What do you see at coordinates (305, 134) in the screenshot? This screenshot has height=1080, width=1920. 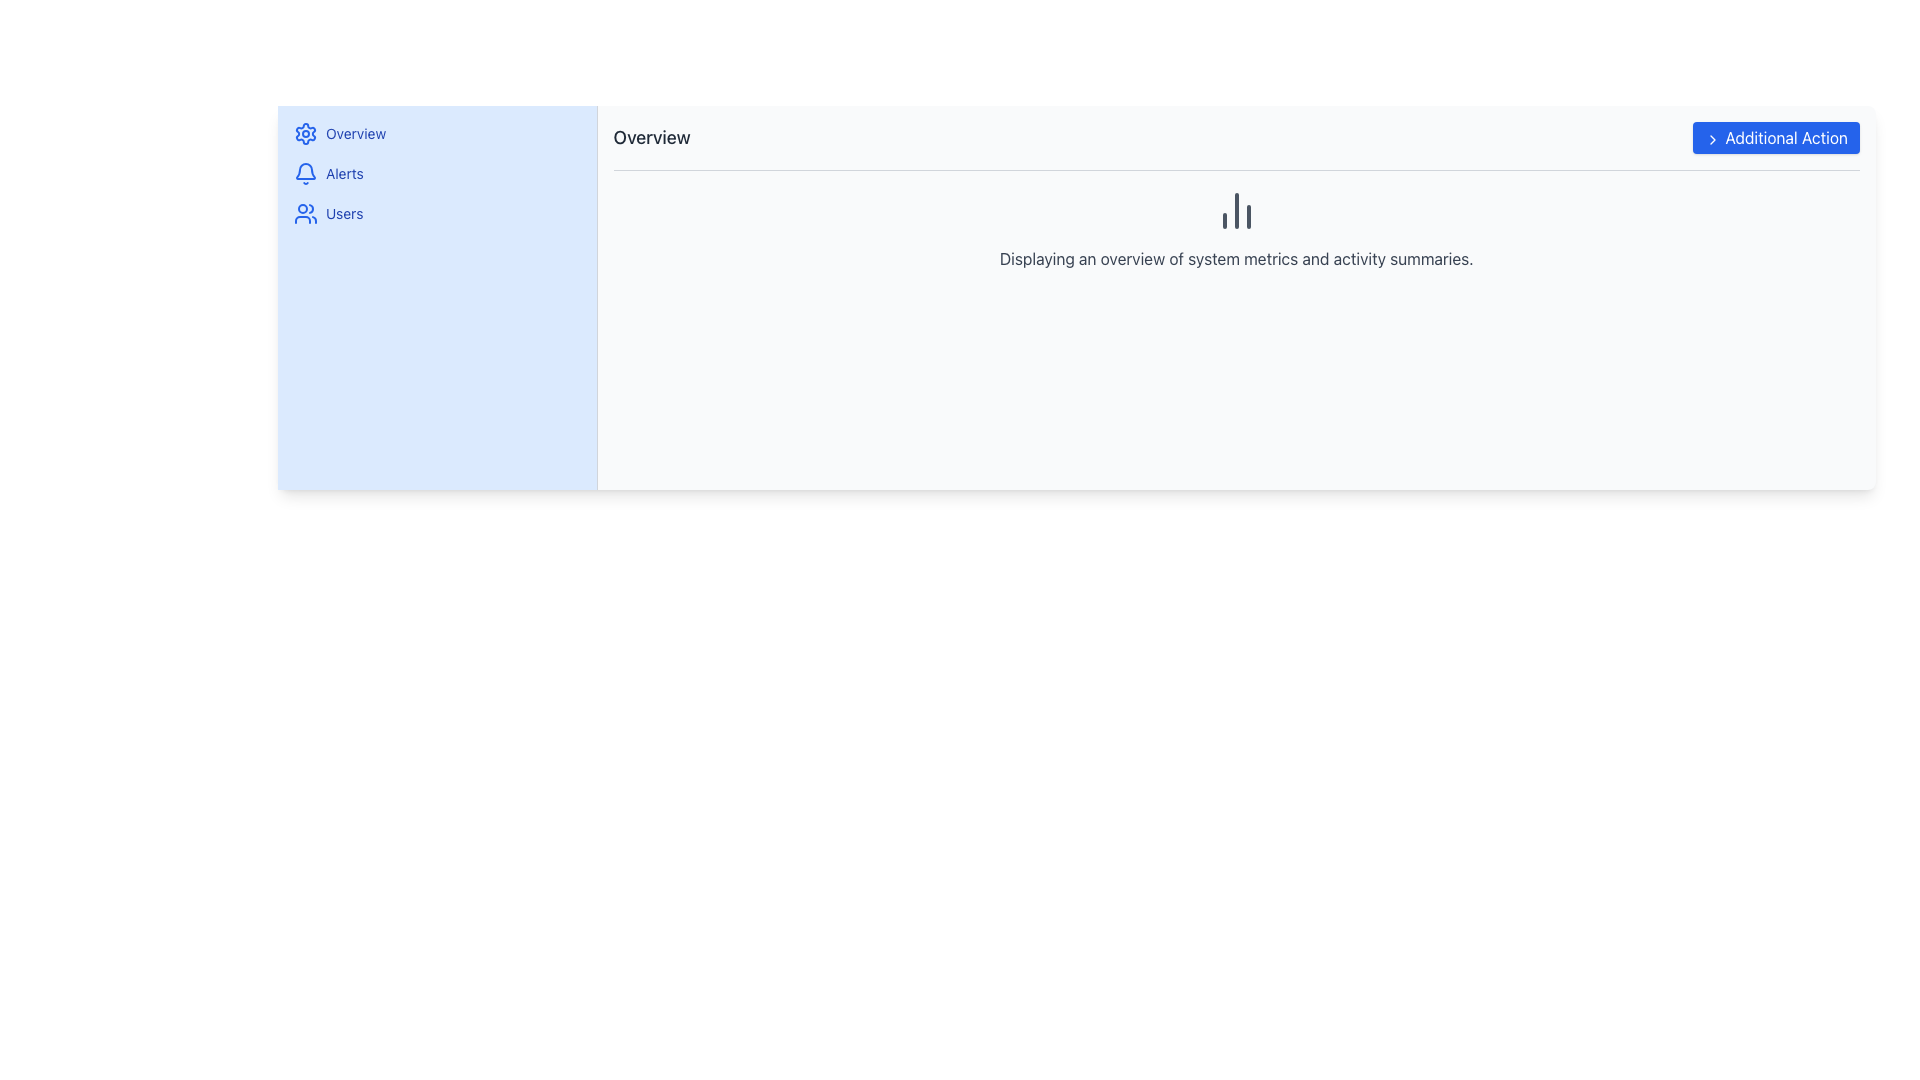 I see `the settings icon, which is the first item in the vertical list of sidebar icons located in the left sidebar of the application` at bounding box center [305, 134].